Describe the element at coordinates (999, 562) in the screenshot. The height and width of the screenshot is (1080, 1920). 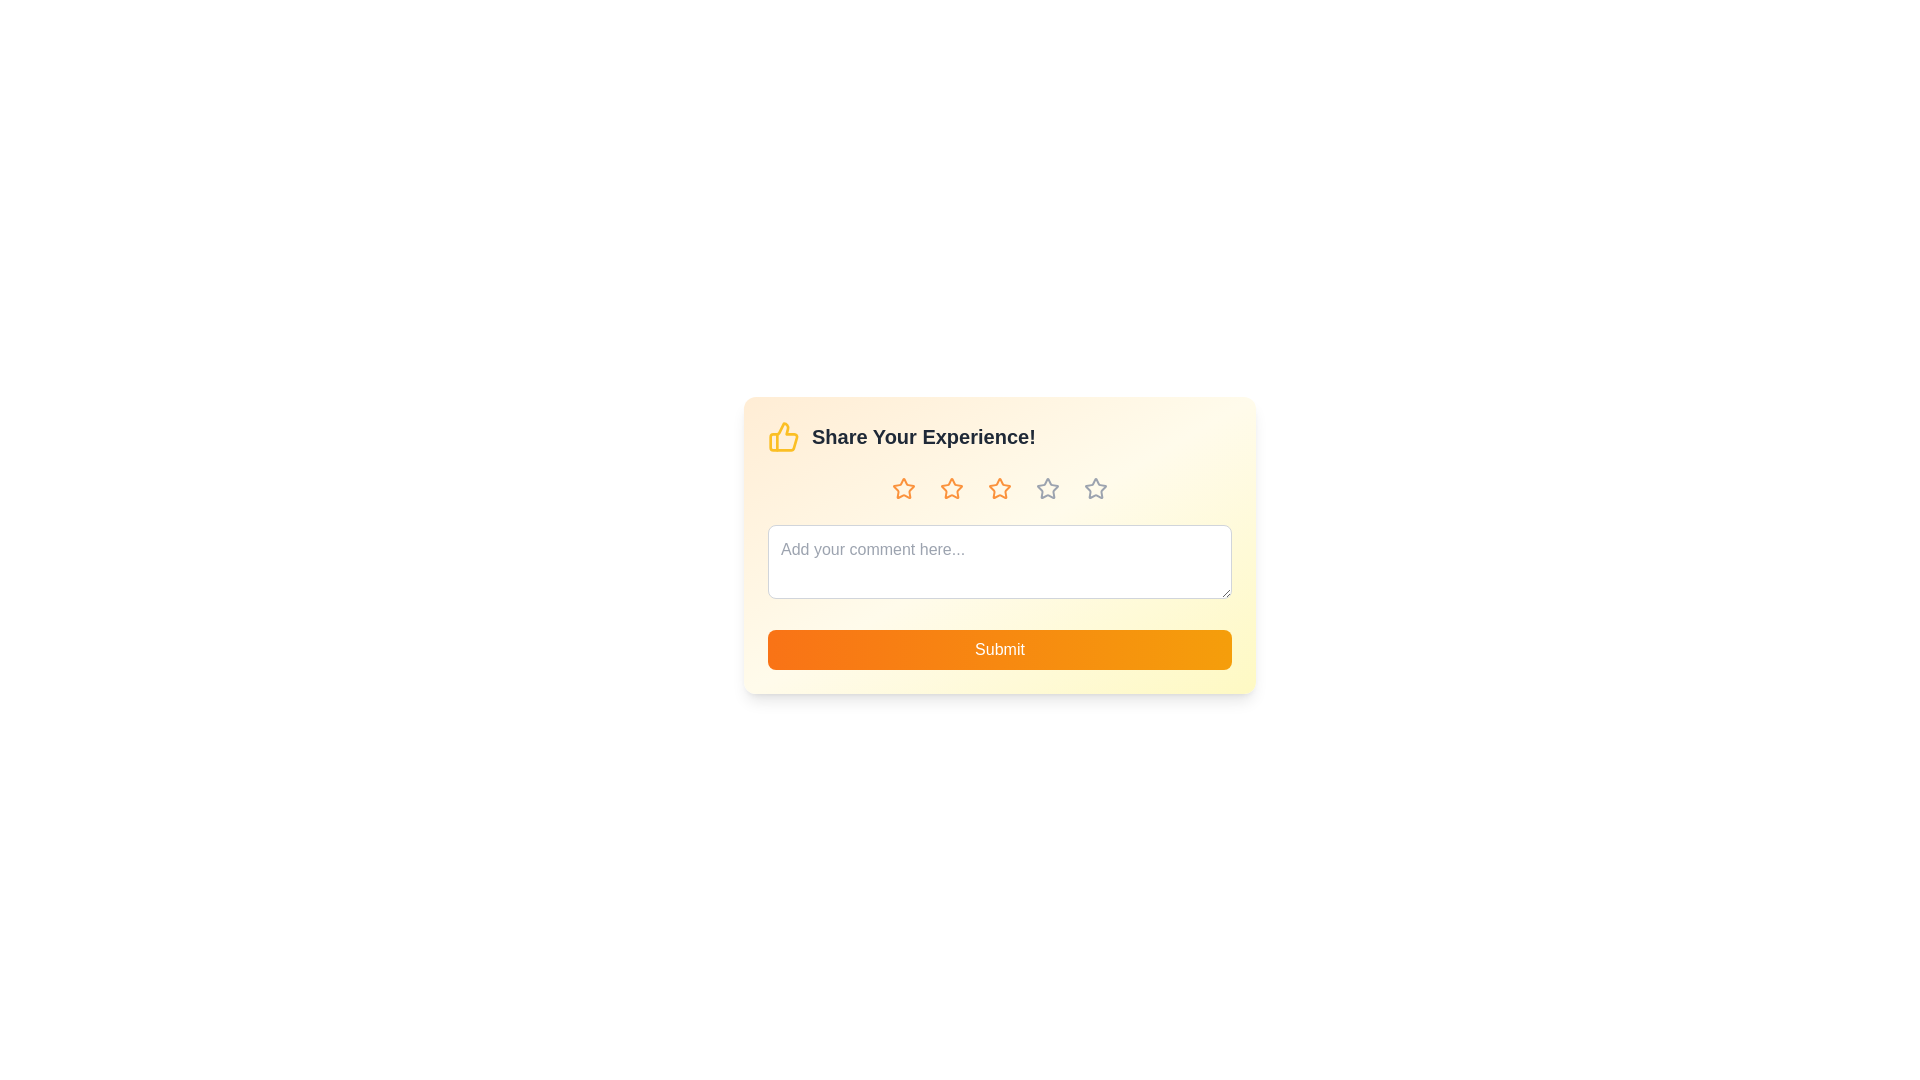
I see `the text area and type the feedback` at that location.